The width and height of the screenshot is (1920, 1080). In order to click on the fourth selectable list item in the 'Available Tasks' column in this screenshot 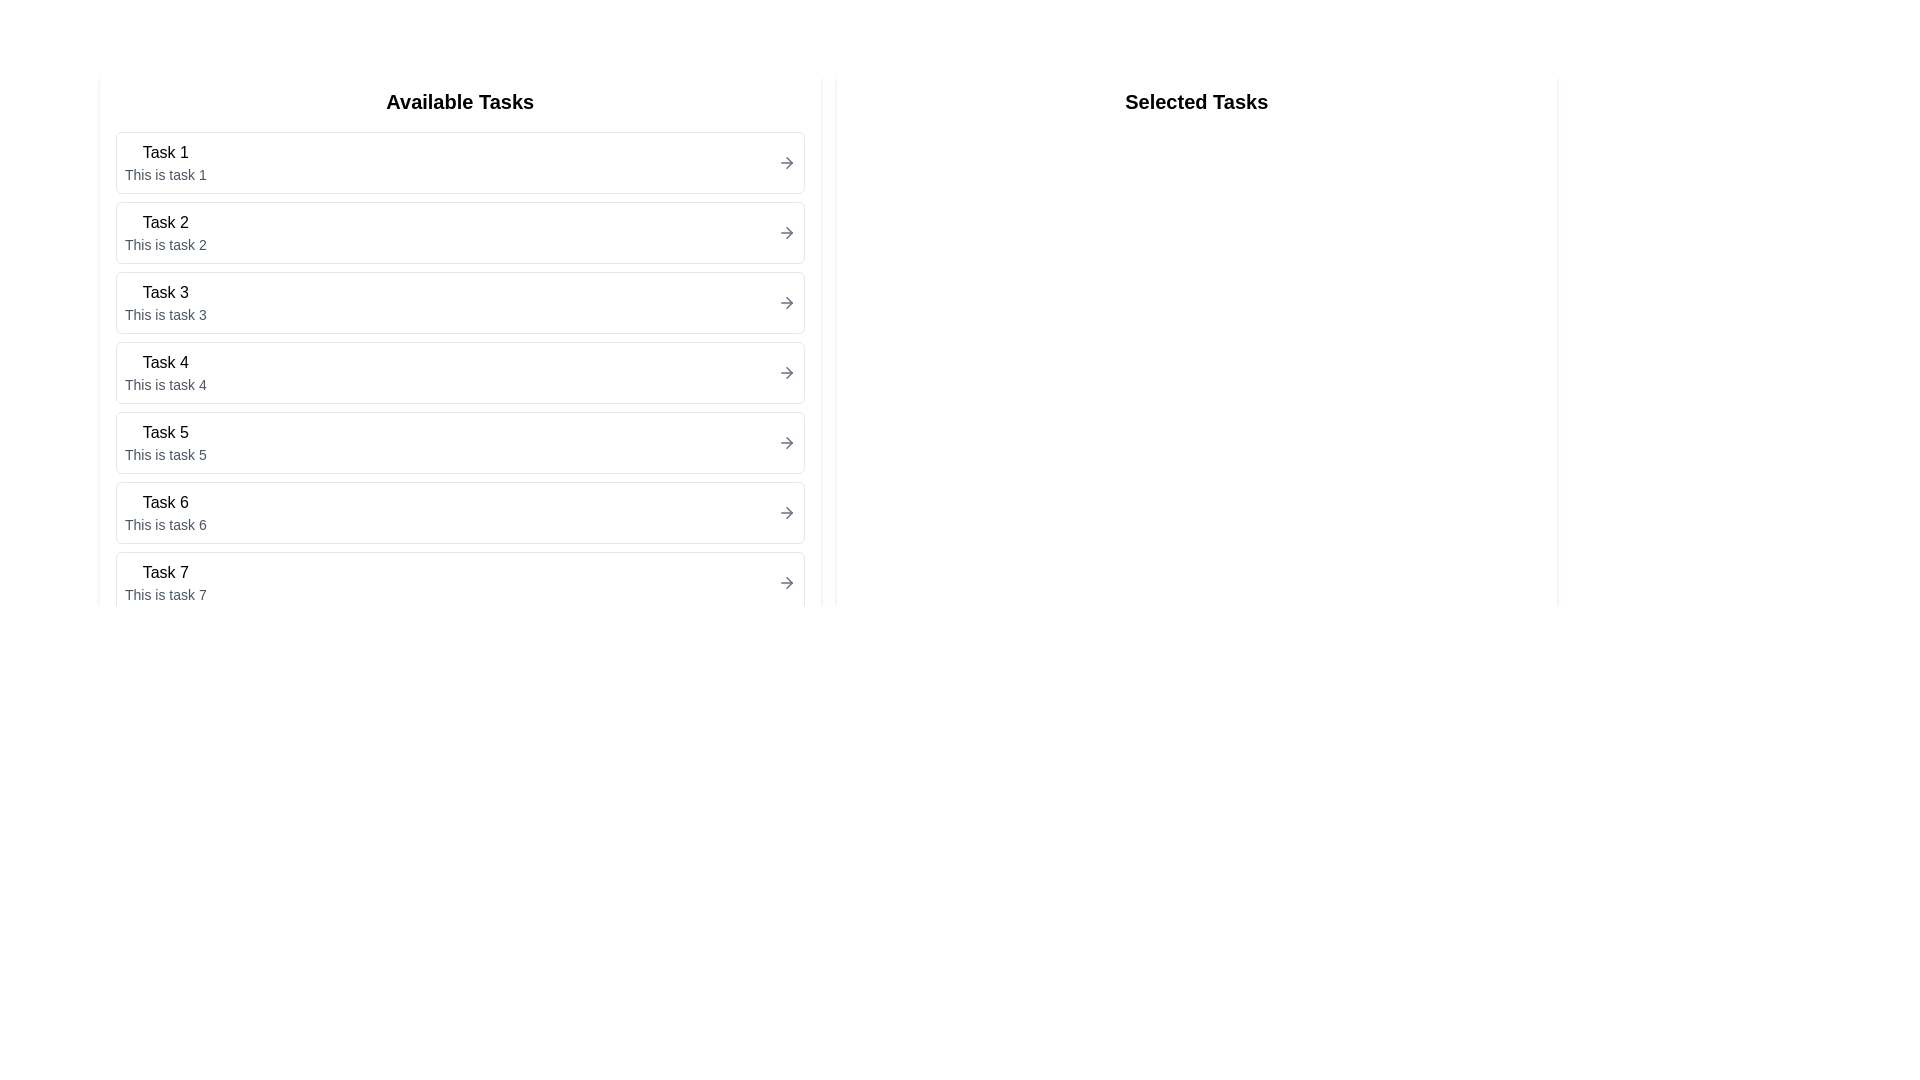, I will do `click(459, 373)`.